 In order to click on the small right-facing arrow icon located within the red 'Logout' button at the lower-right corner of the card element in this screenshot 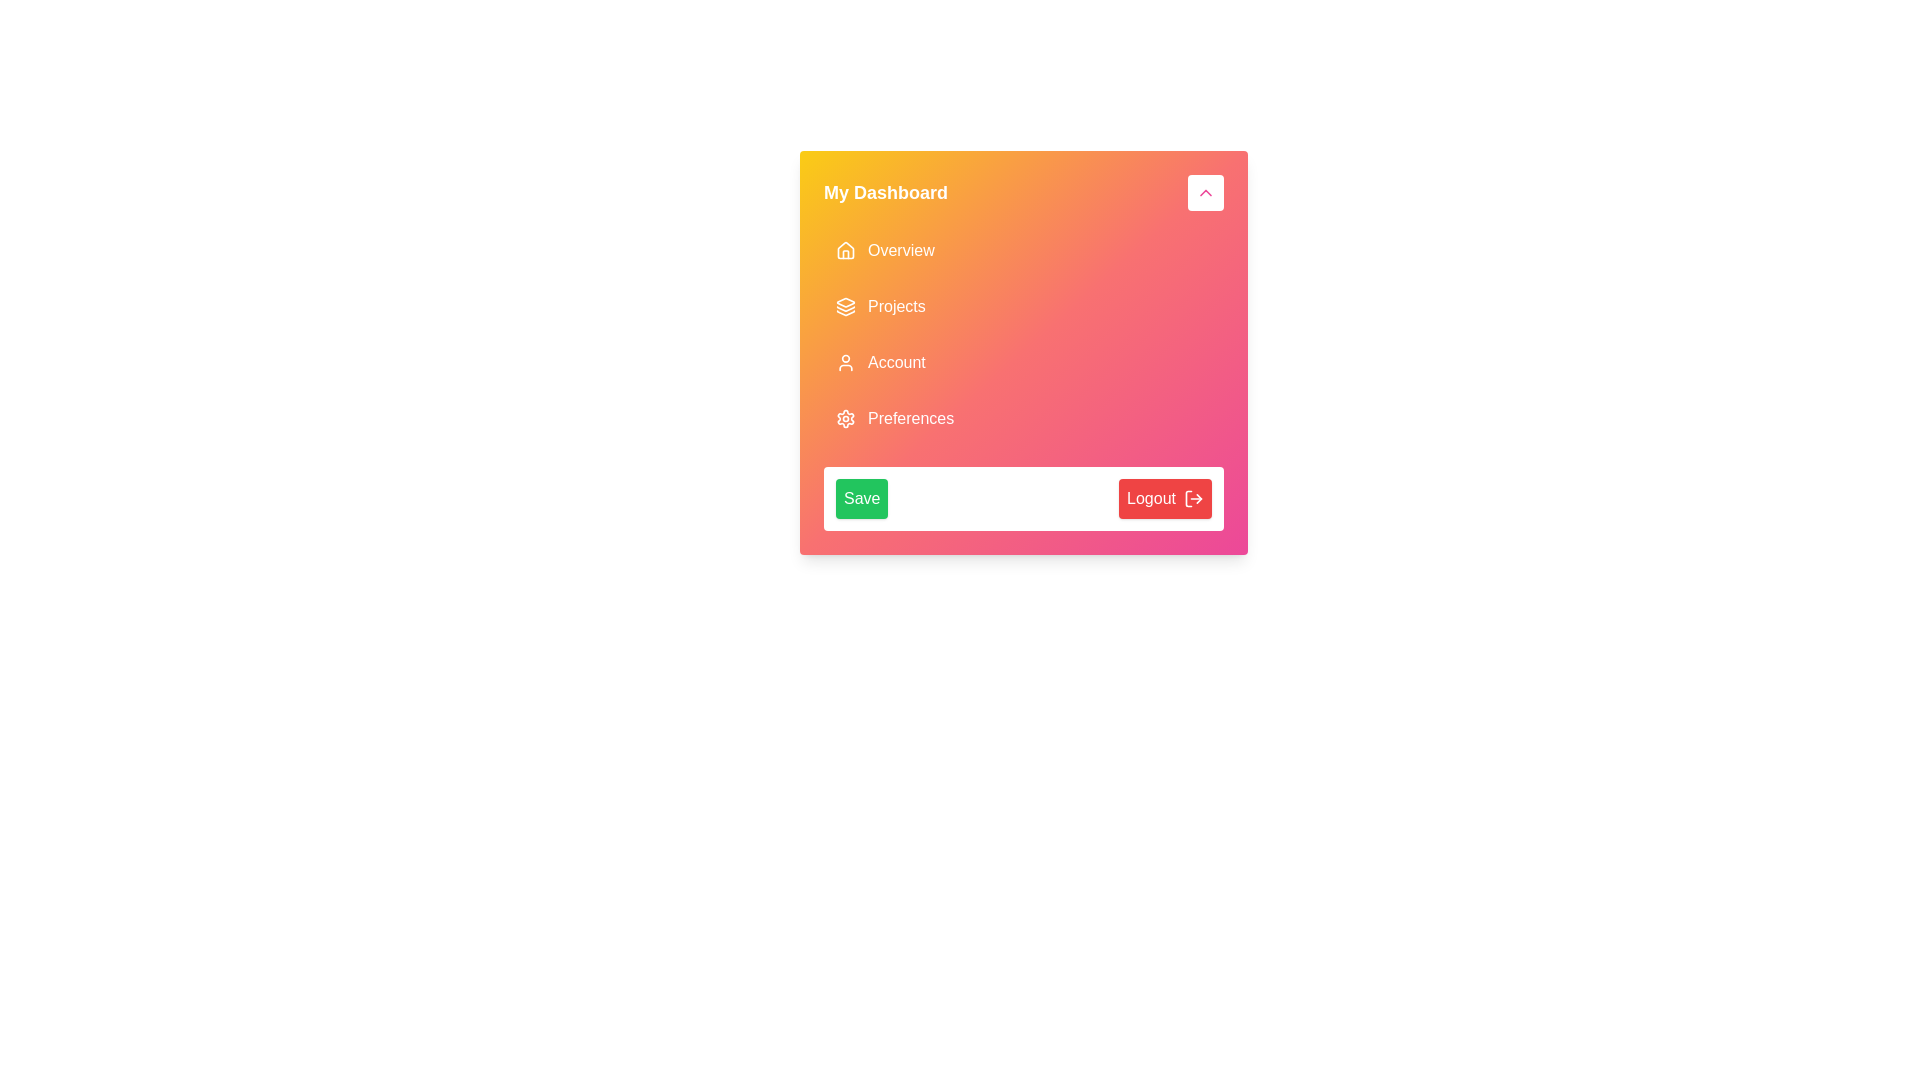, I will do `click(1194, 497)`.